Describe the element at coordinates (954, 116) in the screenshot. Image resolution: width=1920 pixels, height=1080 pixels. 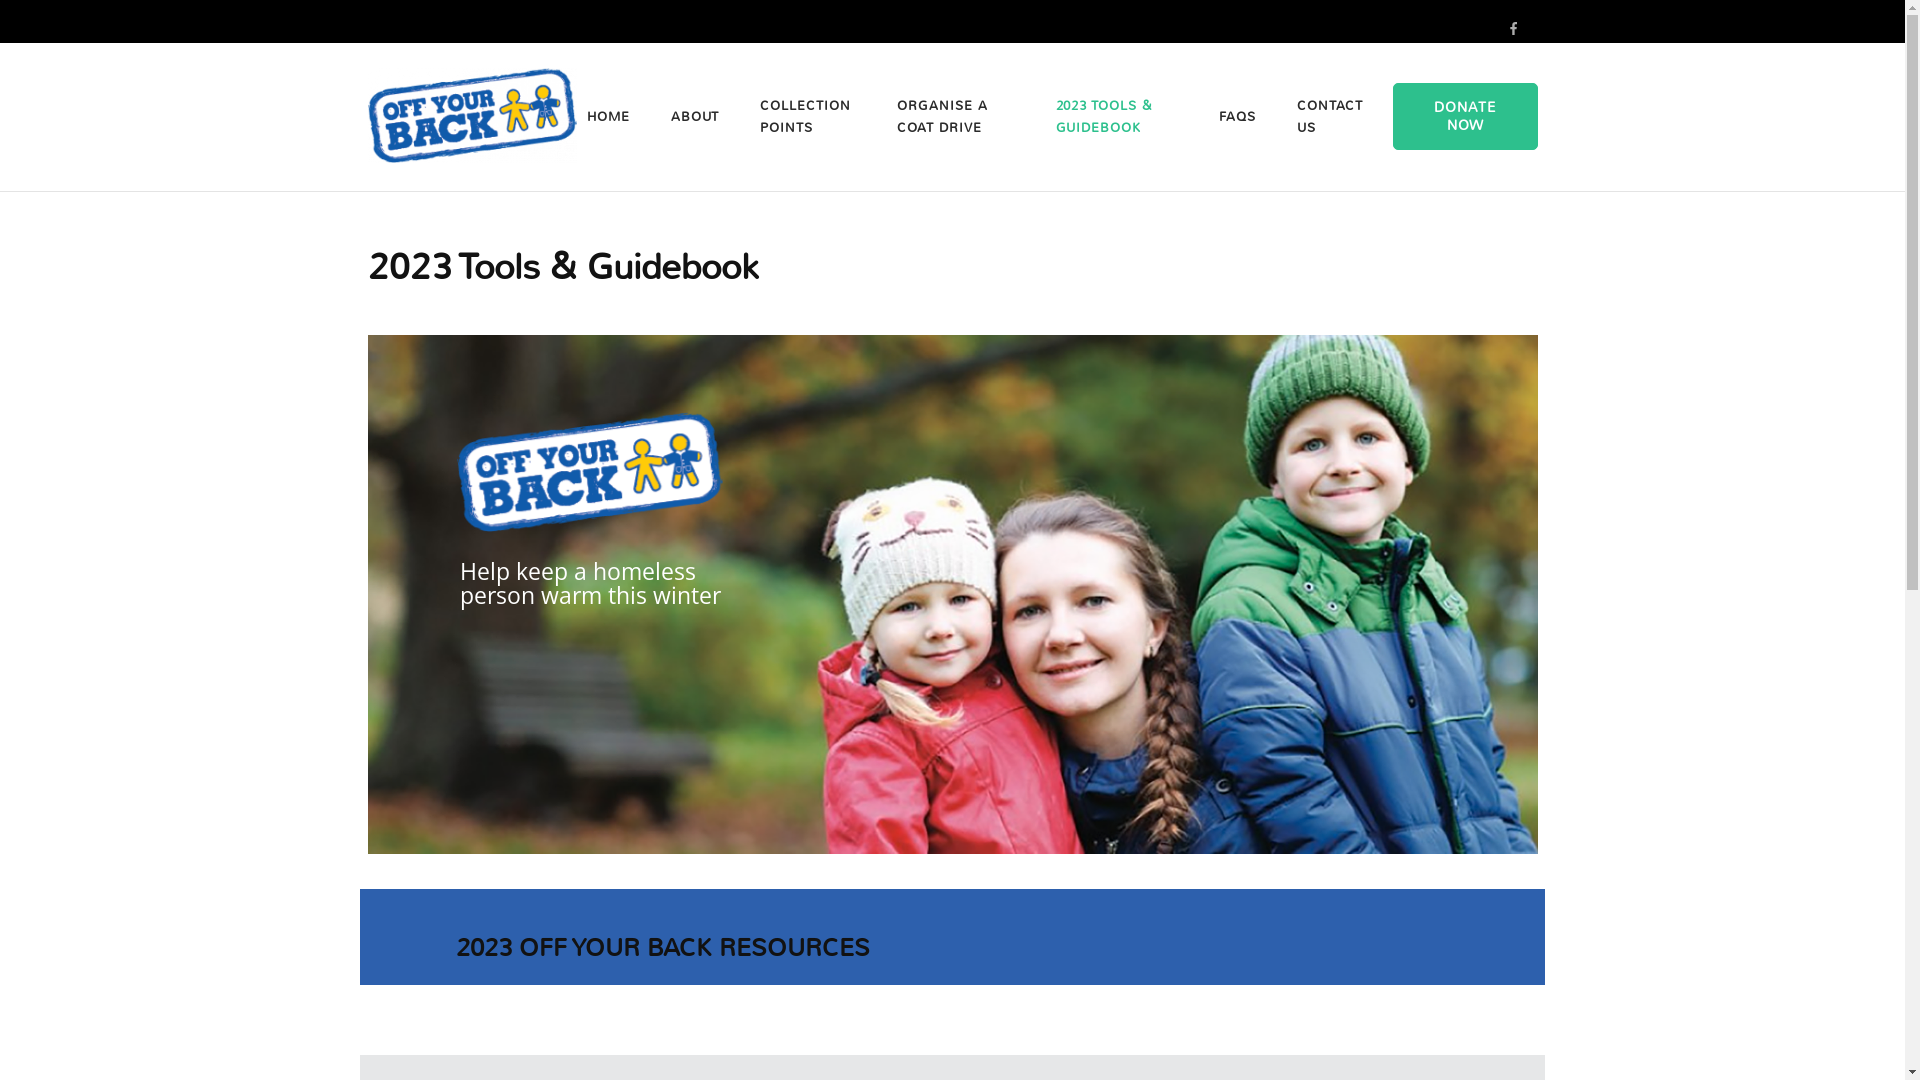
I see `'ORGANISE A COAT DRIVE'` at that location.